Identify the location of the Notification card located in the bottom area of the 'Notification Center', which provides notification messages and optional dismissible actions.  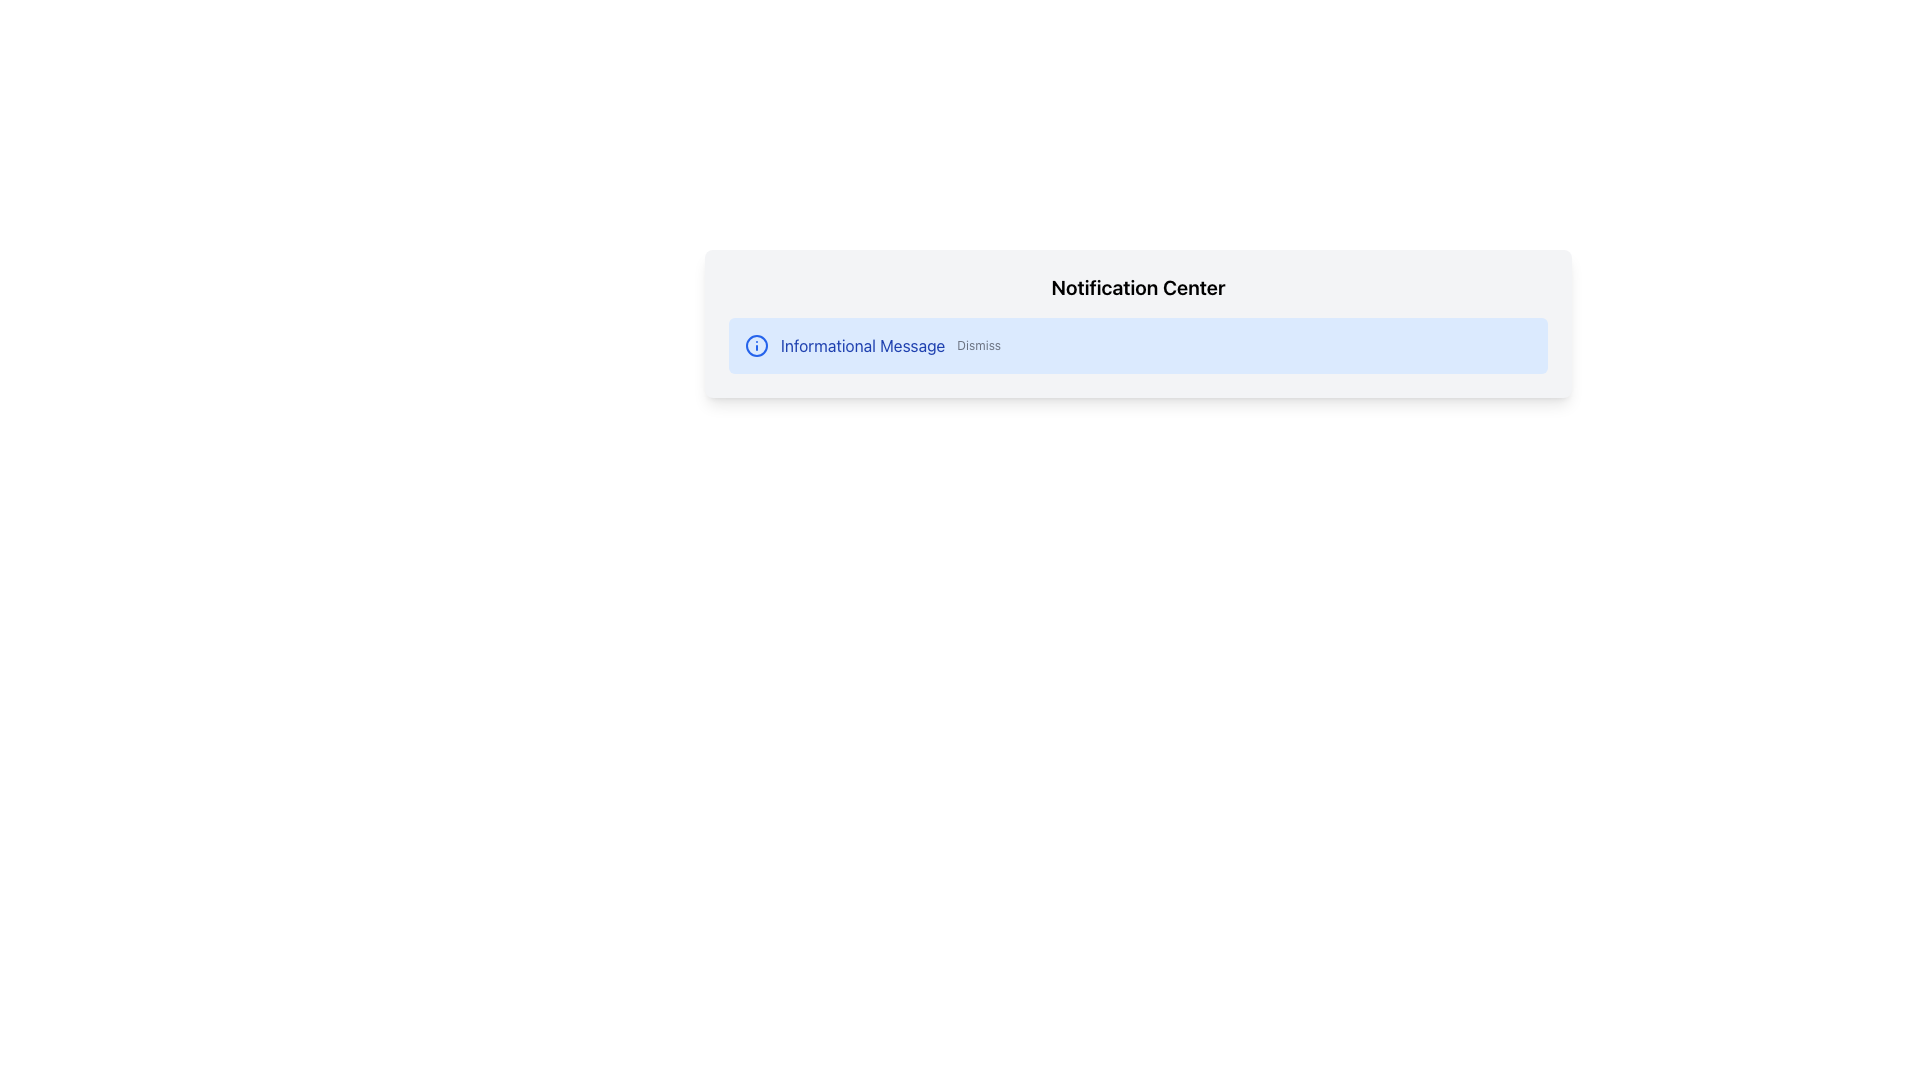
(1138, 345).